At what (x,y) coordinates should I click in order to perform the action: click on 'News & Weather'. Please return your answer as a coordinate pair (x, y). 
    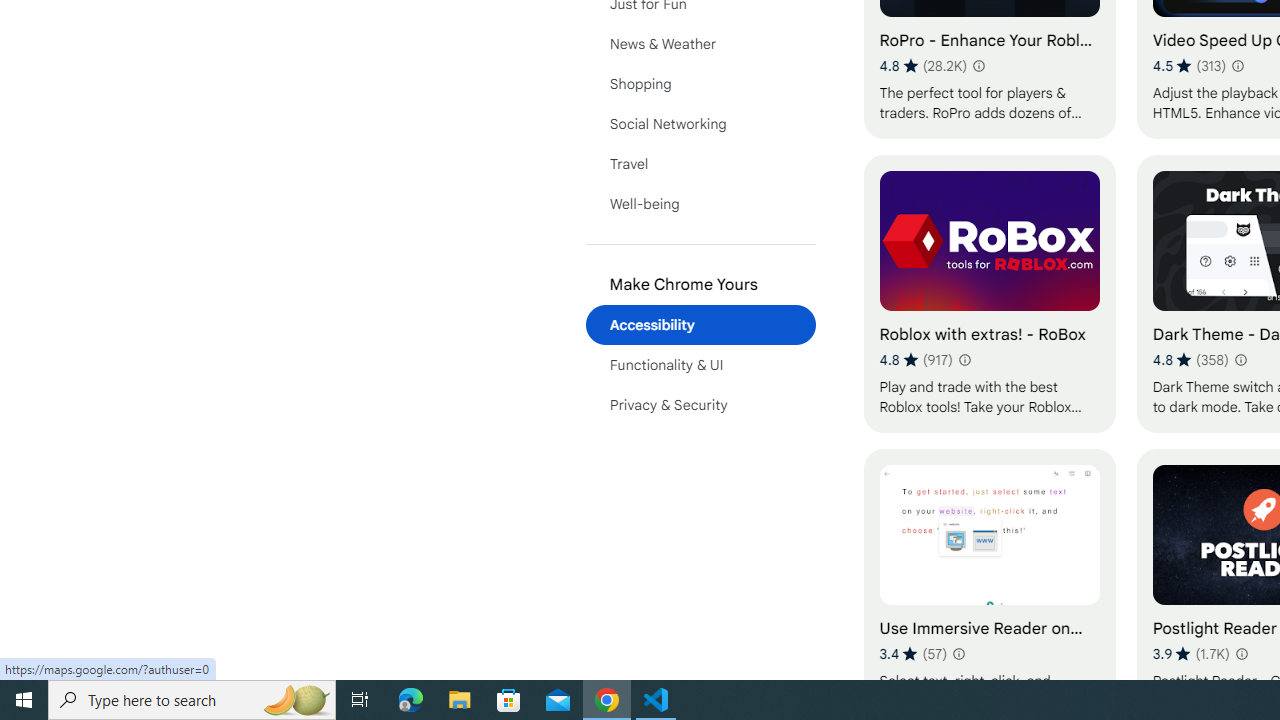
    Looking at the image, I should click on (700, 43).